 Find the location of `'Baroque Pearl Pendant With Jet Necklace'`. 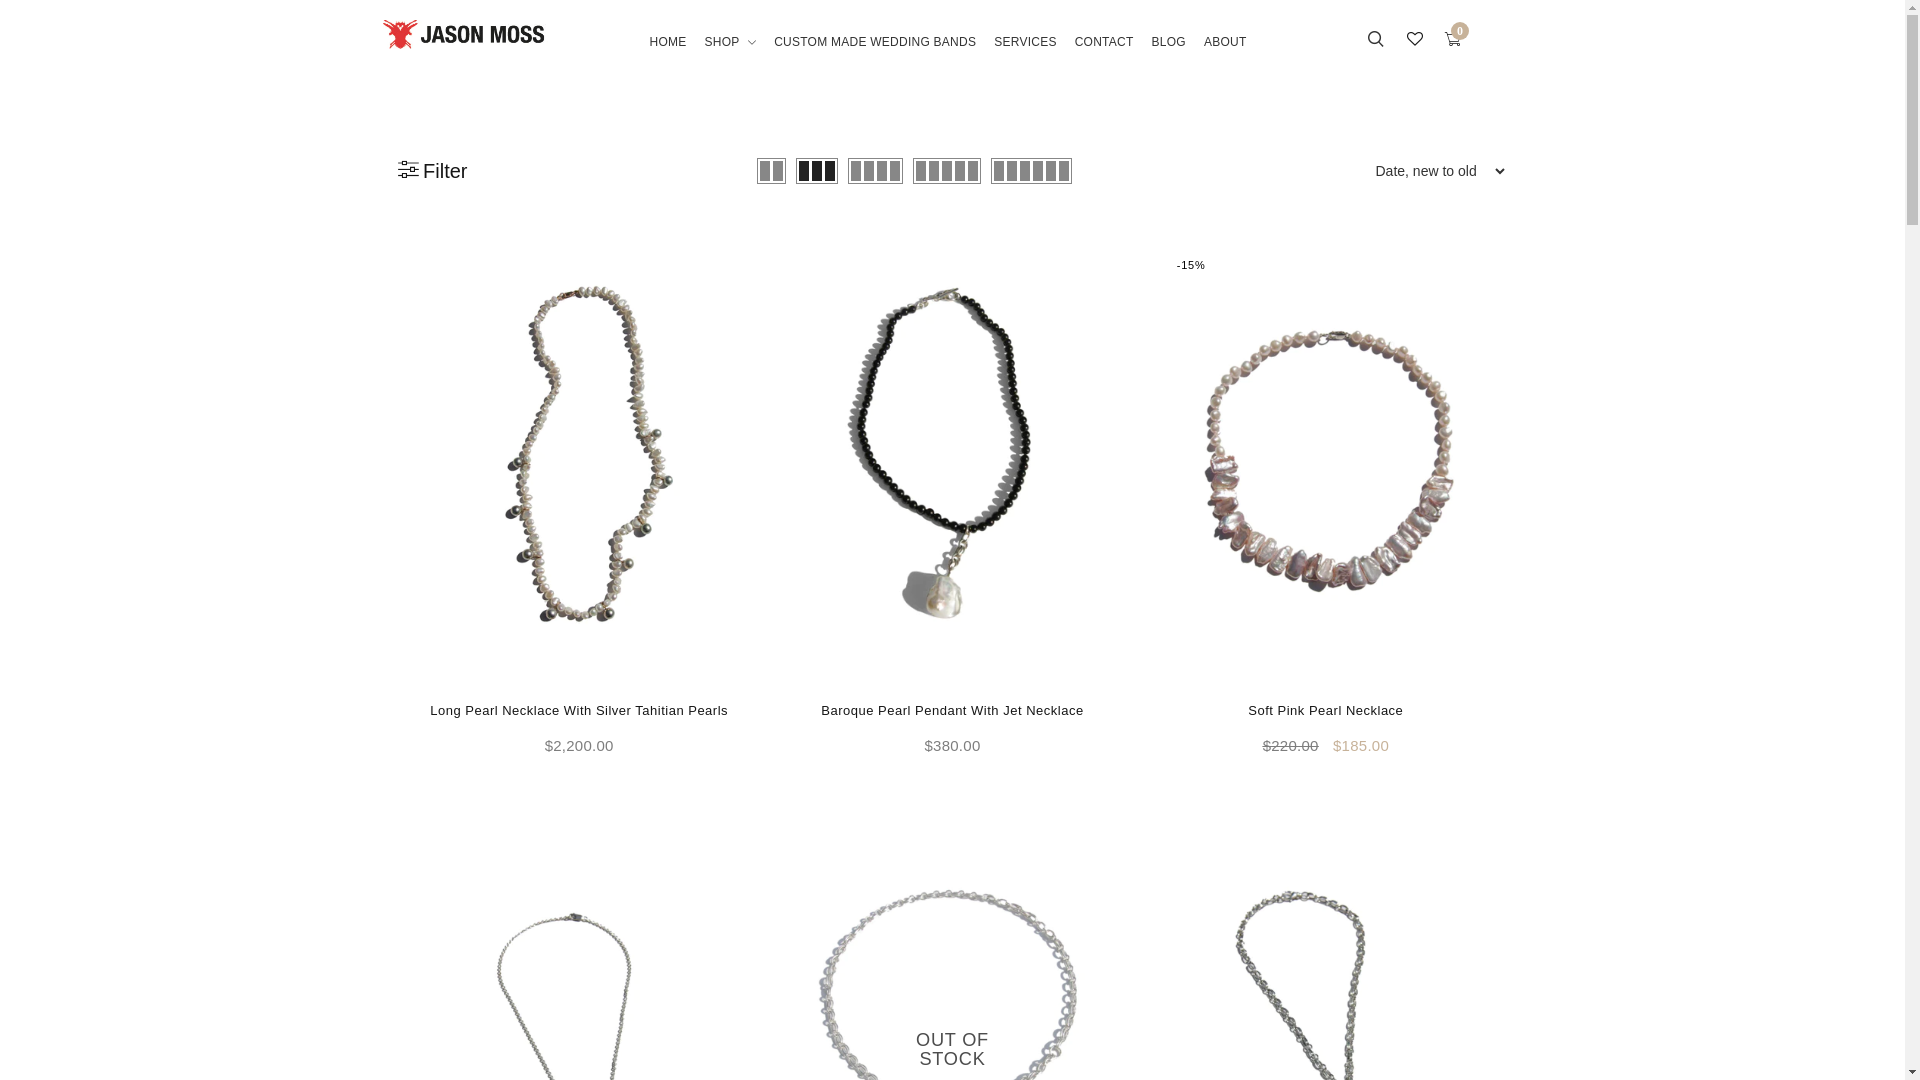

'Baroque Pearl Pendant With Jet Necklace' is located at coordinates (950, 709).